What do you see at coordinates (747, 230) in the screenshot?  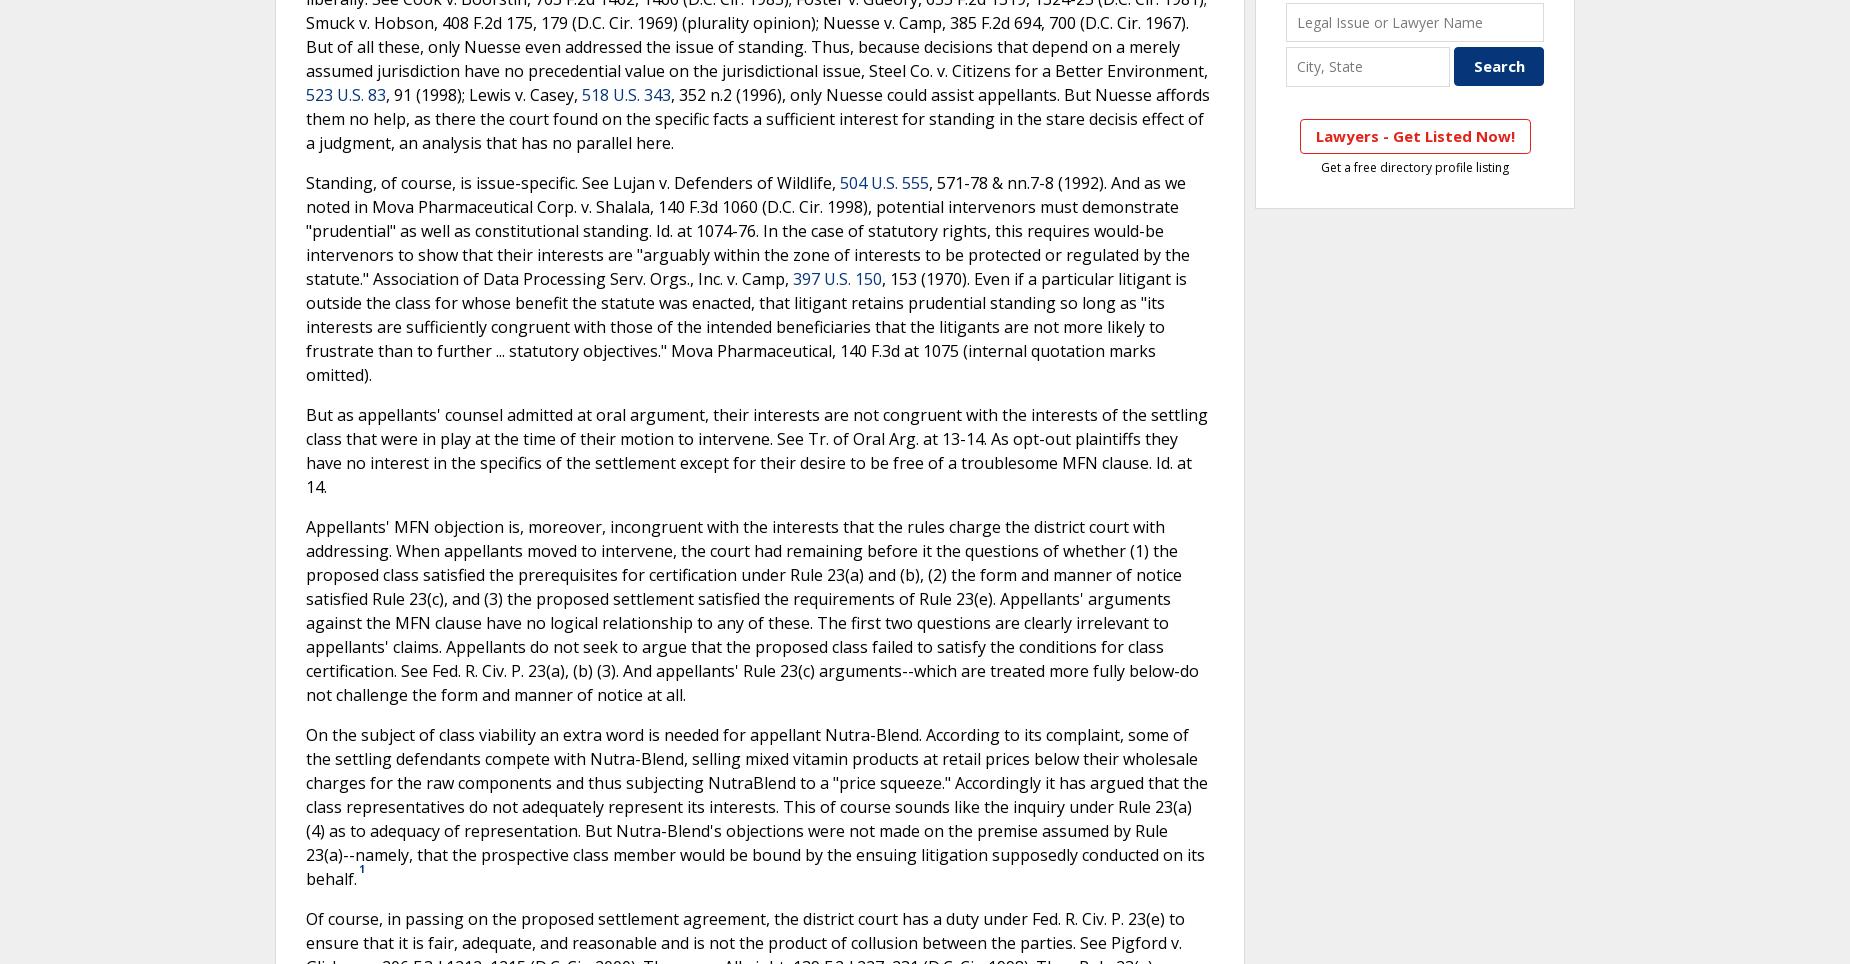 I see `', 571-78 & nn.7-8 (1992). And as we noted in Mova Pharmaceutical Corp. v. Shalala, 140 F.3d 1060 (D.C. Cir. 1998), potential intervenors must demonstrate "prudential" as well as constitutional standing. Id. at 1074-76. In the case of statutory rights, this requires would-be intervenors to show that their interests are "arguably within the zone of interests to be protected or regulated by the statute." Association of Data Processing Serv. Orgs., Inc. v. Camp,'` at bounding box center [747, 230].